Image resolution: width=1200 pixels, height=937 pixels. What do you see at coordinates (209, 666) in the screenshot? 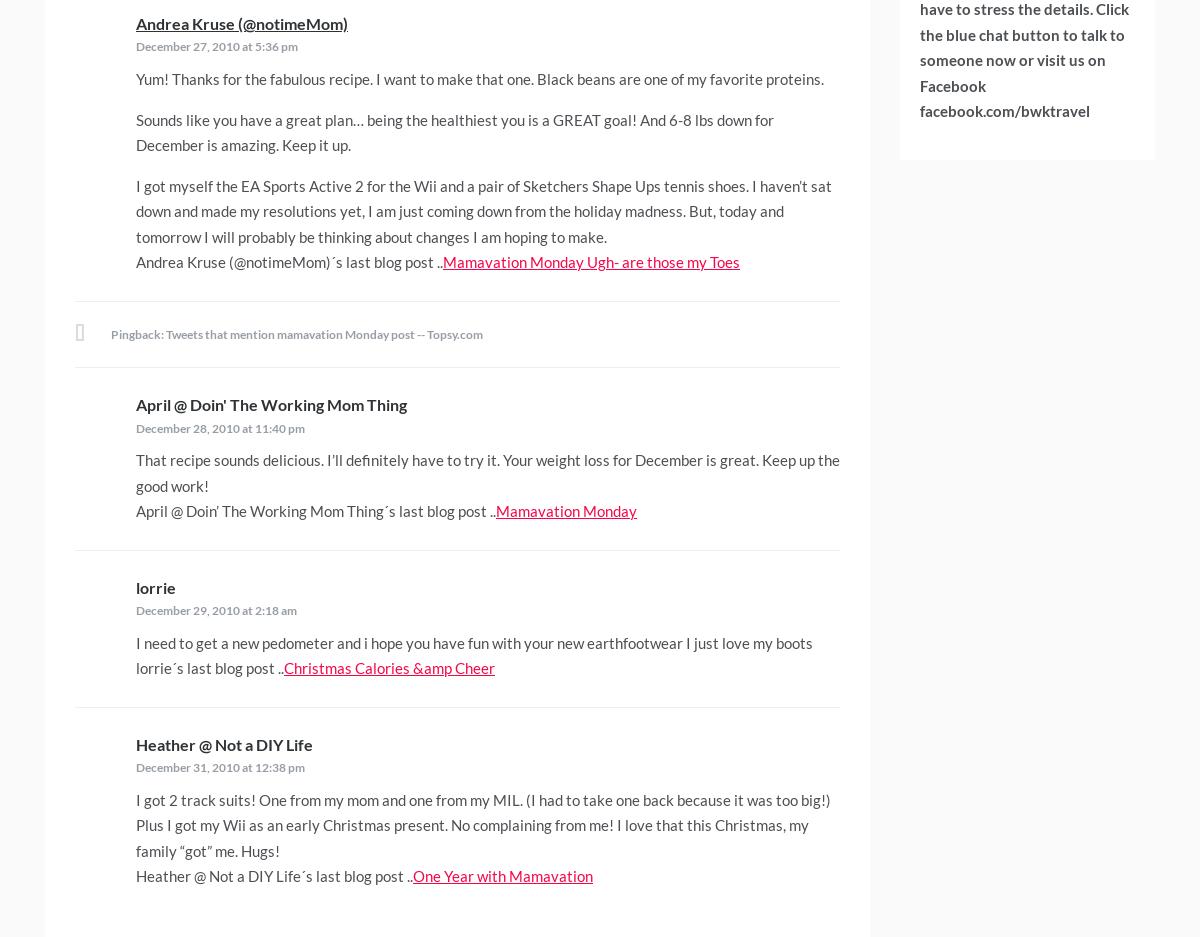
I see `'lorrie´s last blog post ..'` at bounding box center [209, 666].